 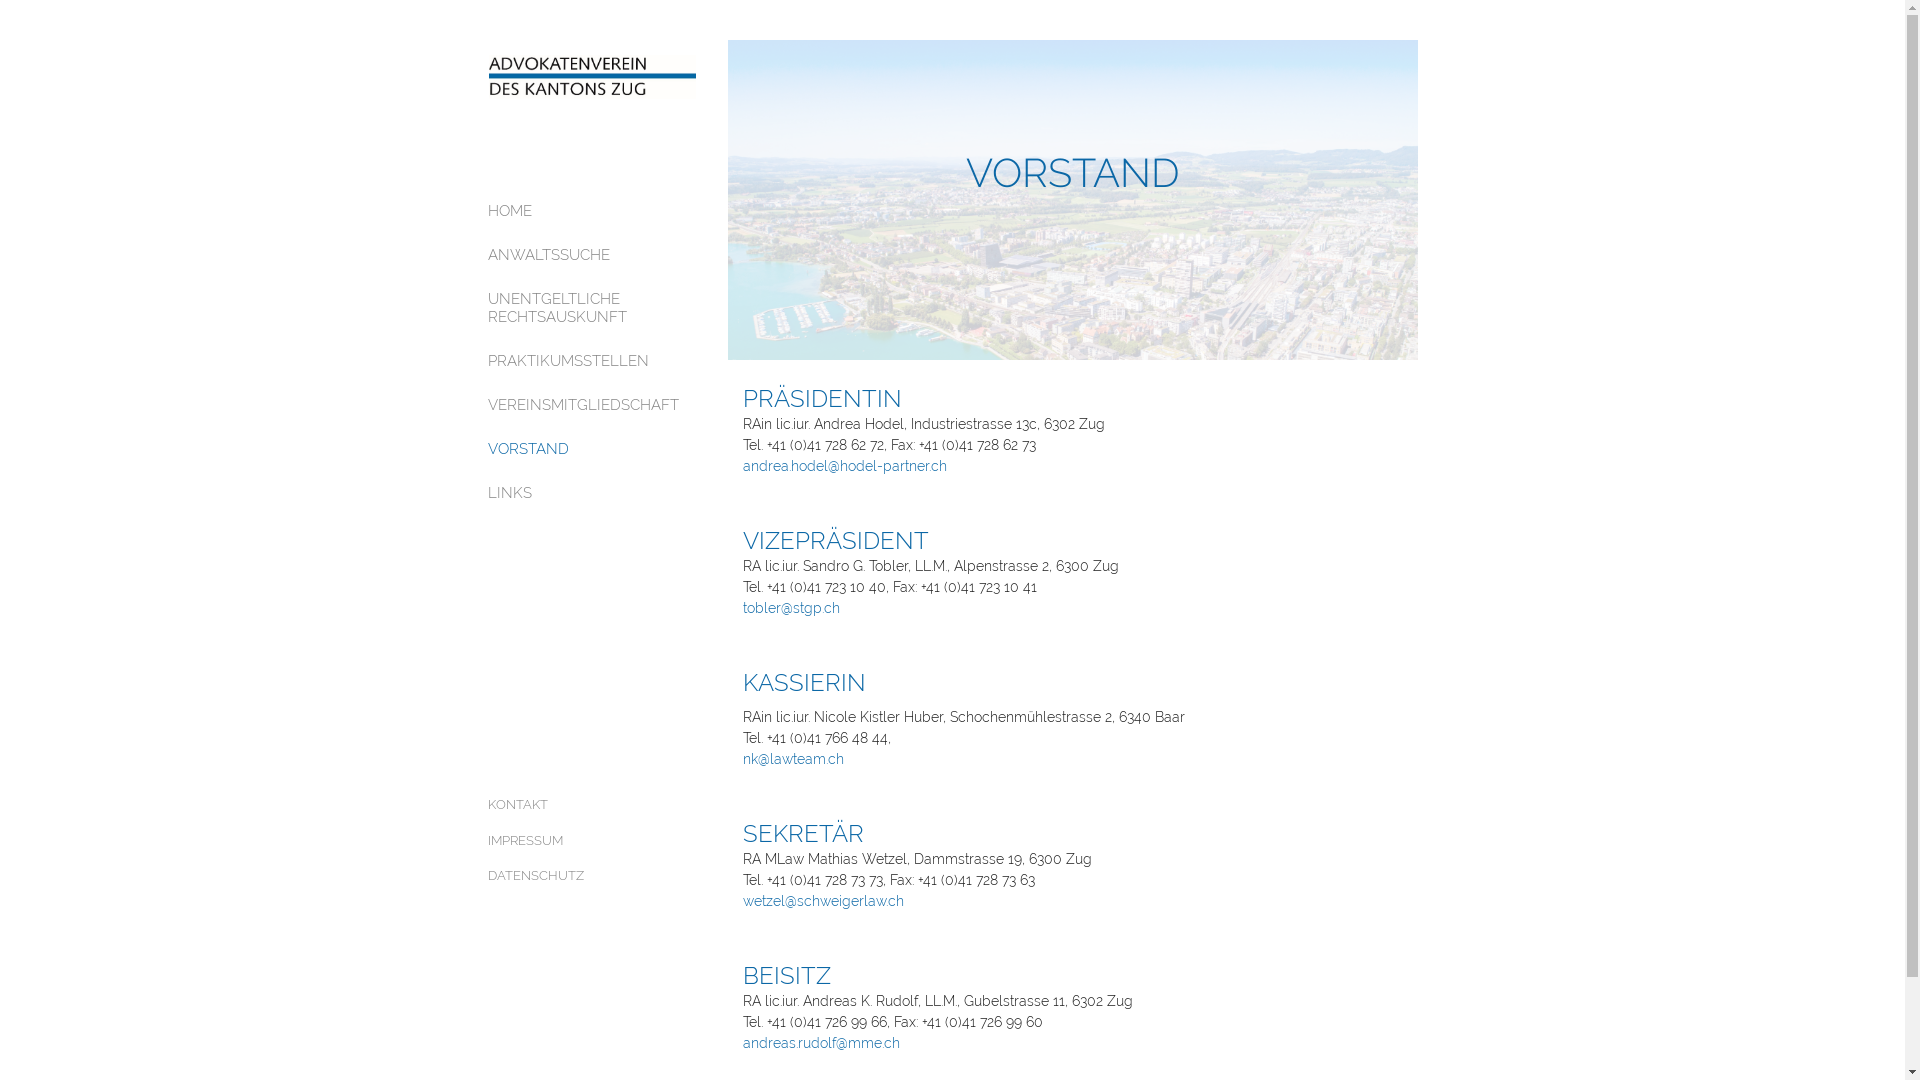 What do you see at coordinates (741, 466) in the screenshot?
I see `'andrea.hodel@hodel-partner.ch'` at bounding box center [741, 466].